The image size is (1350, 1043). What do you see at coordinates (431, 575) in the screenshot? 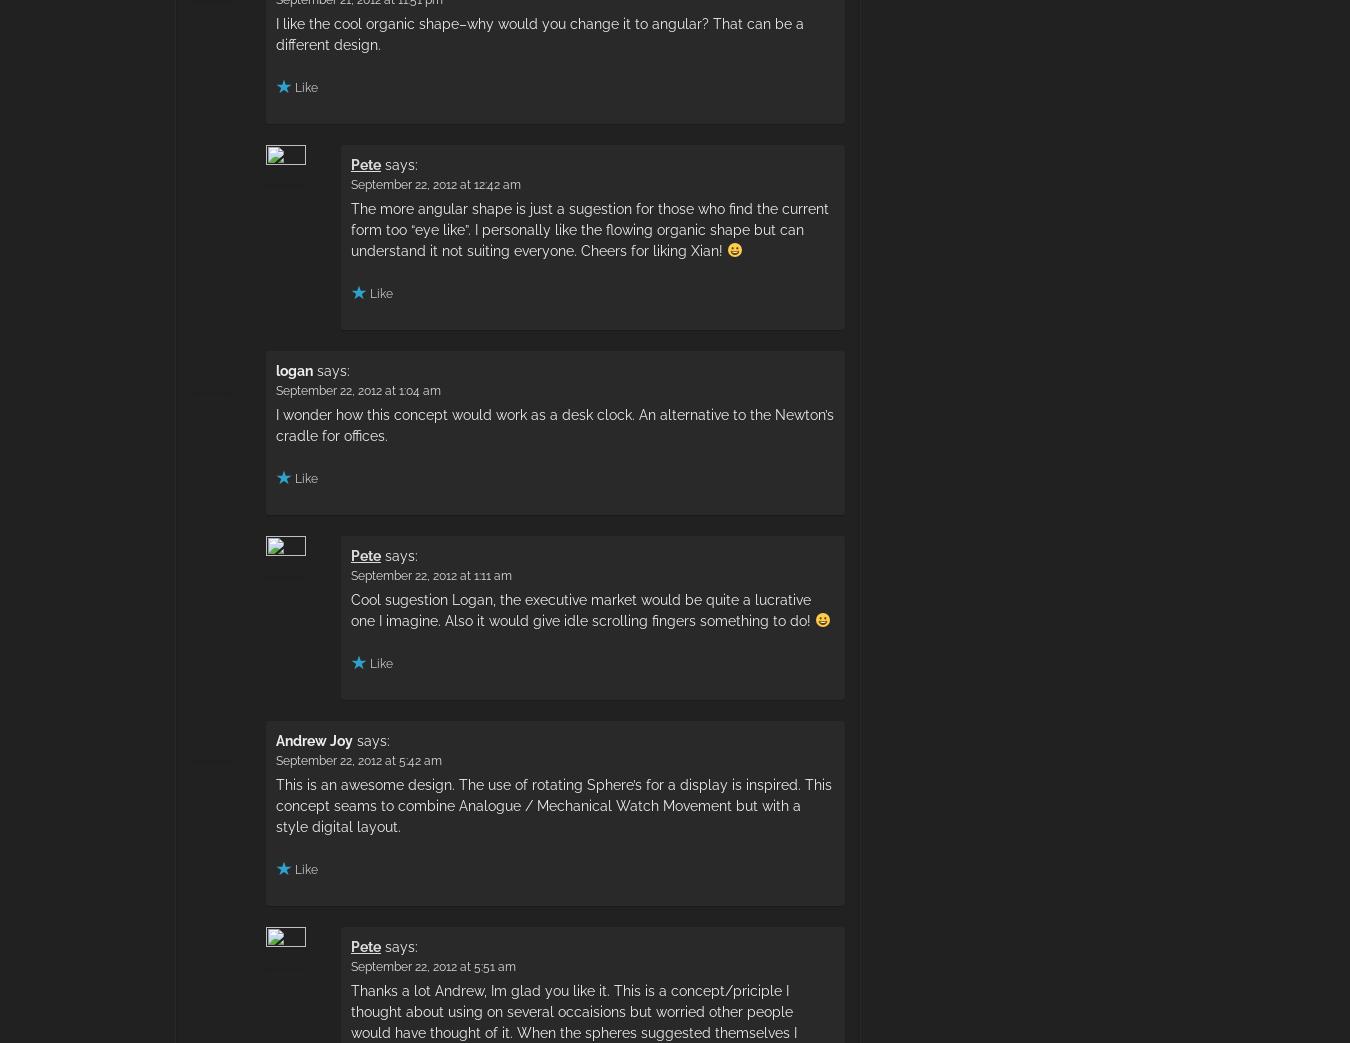
I see `'September 22, 2012 at 1:11 am'` at bounding box center [431, 575].